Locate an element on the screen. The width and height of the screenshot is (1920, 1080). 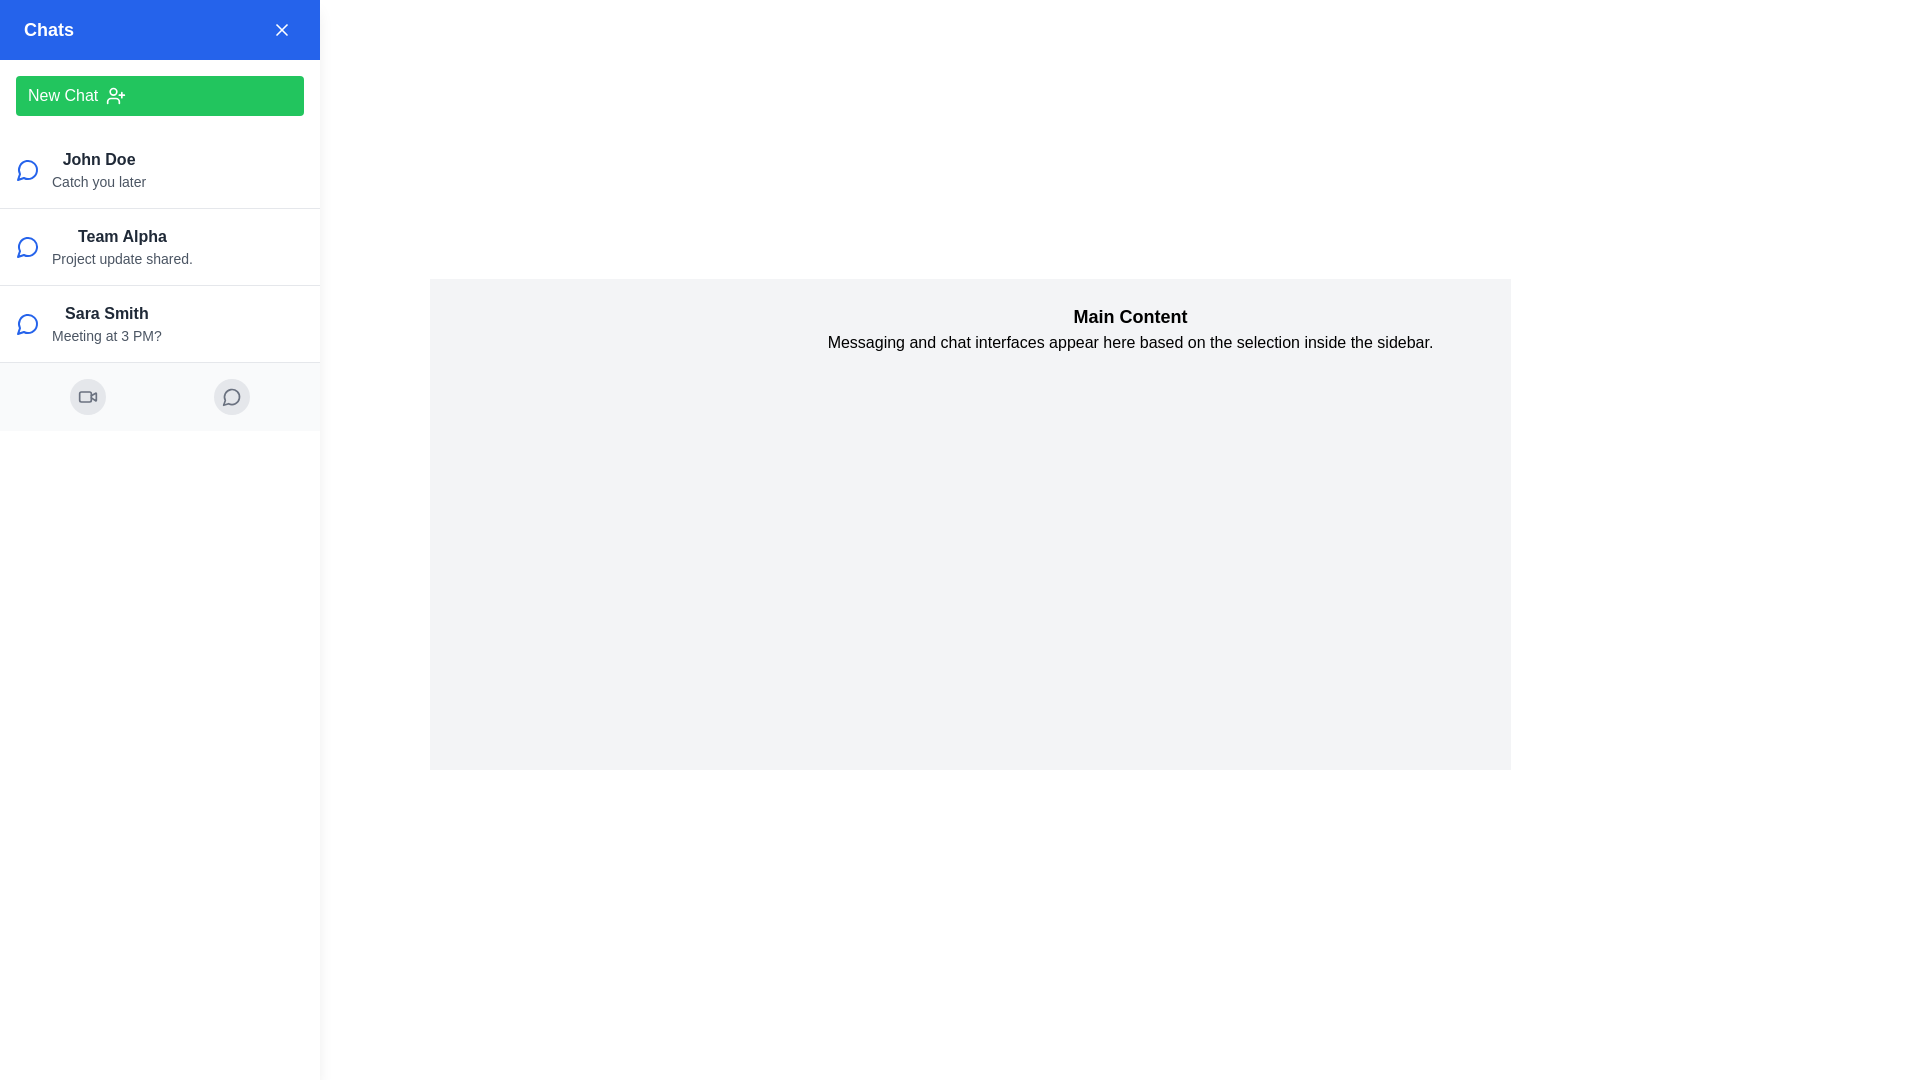
the rounded button in the bottom-right corner of the footer section that has a speech bubble icon is located at coordinates (231, 397).